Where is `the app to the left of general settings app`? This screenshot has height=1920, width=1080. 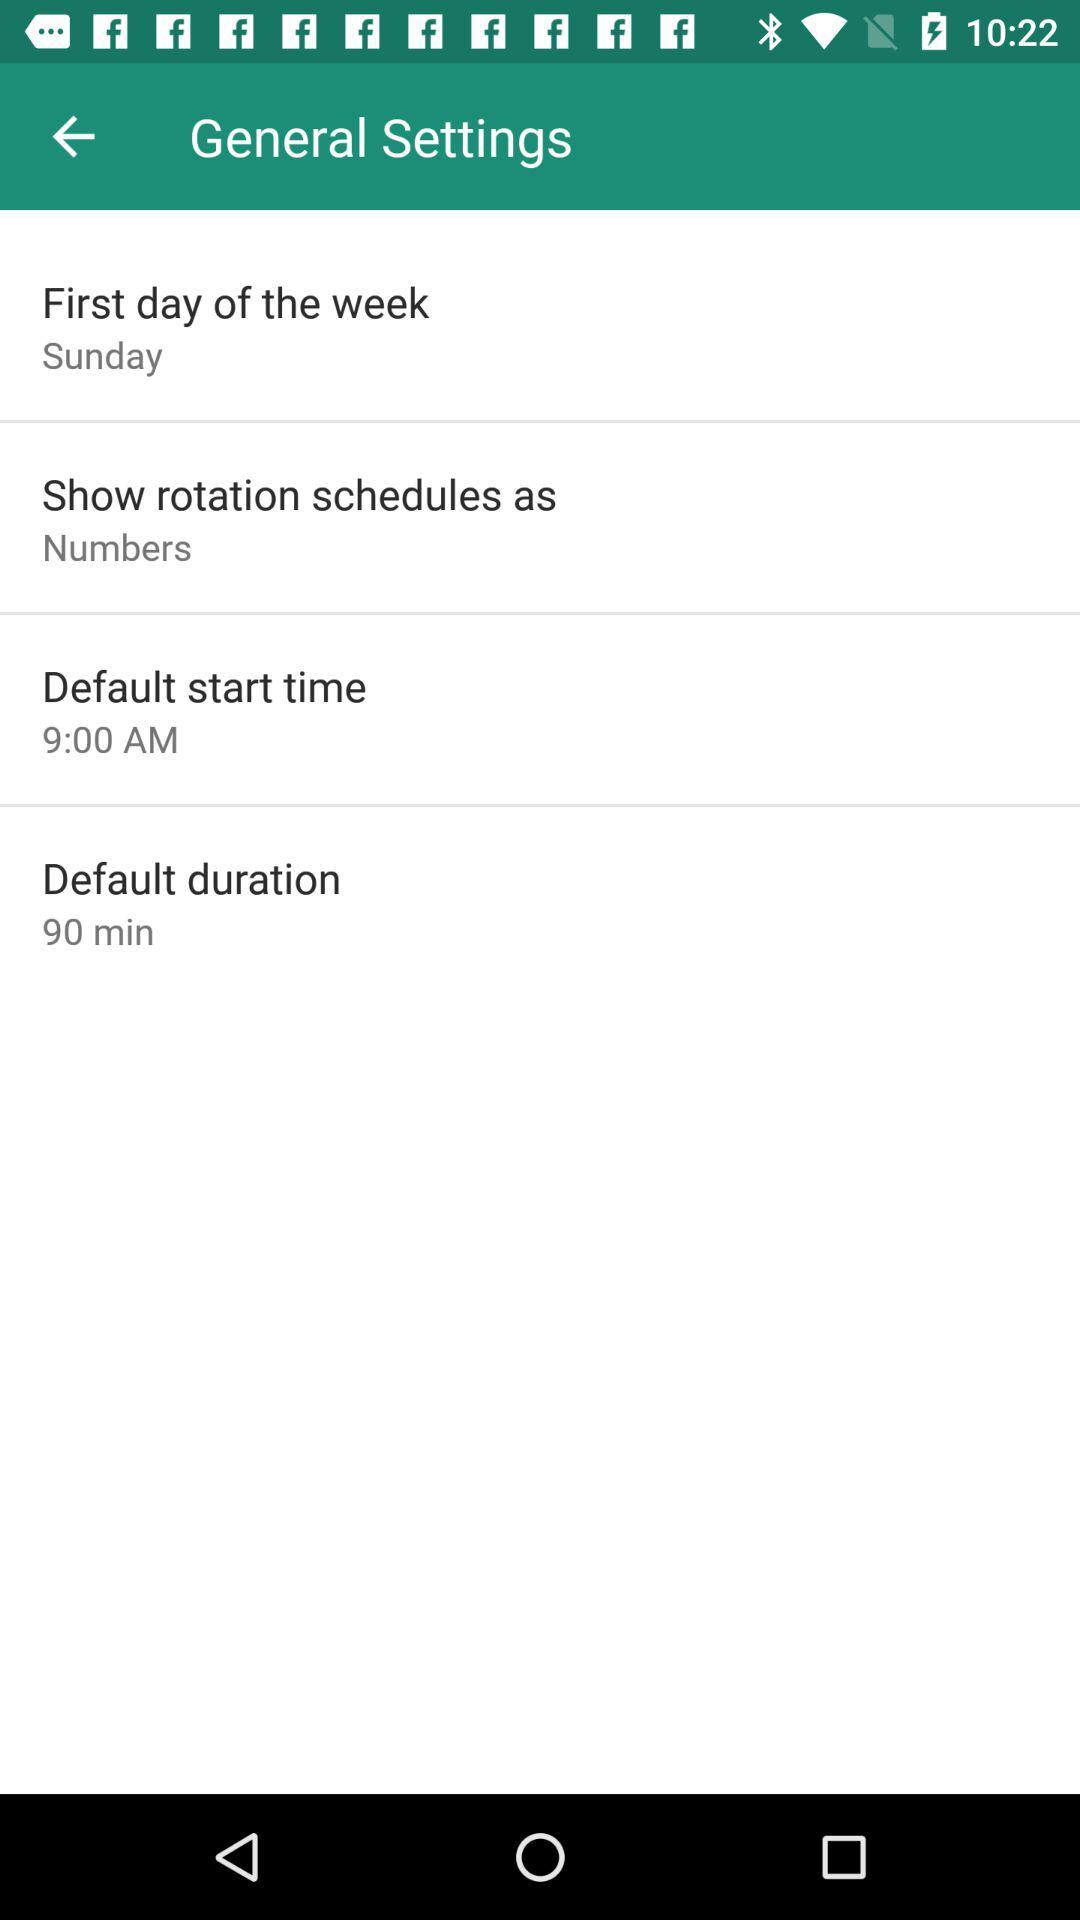
the app to the left of general settings app is located at coordinates (72, 135).